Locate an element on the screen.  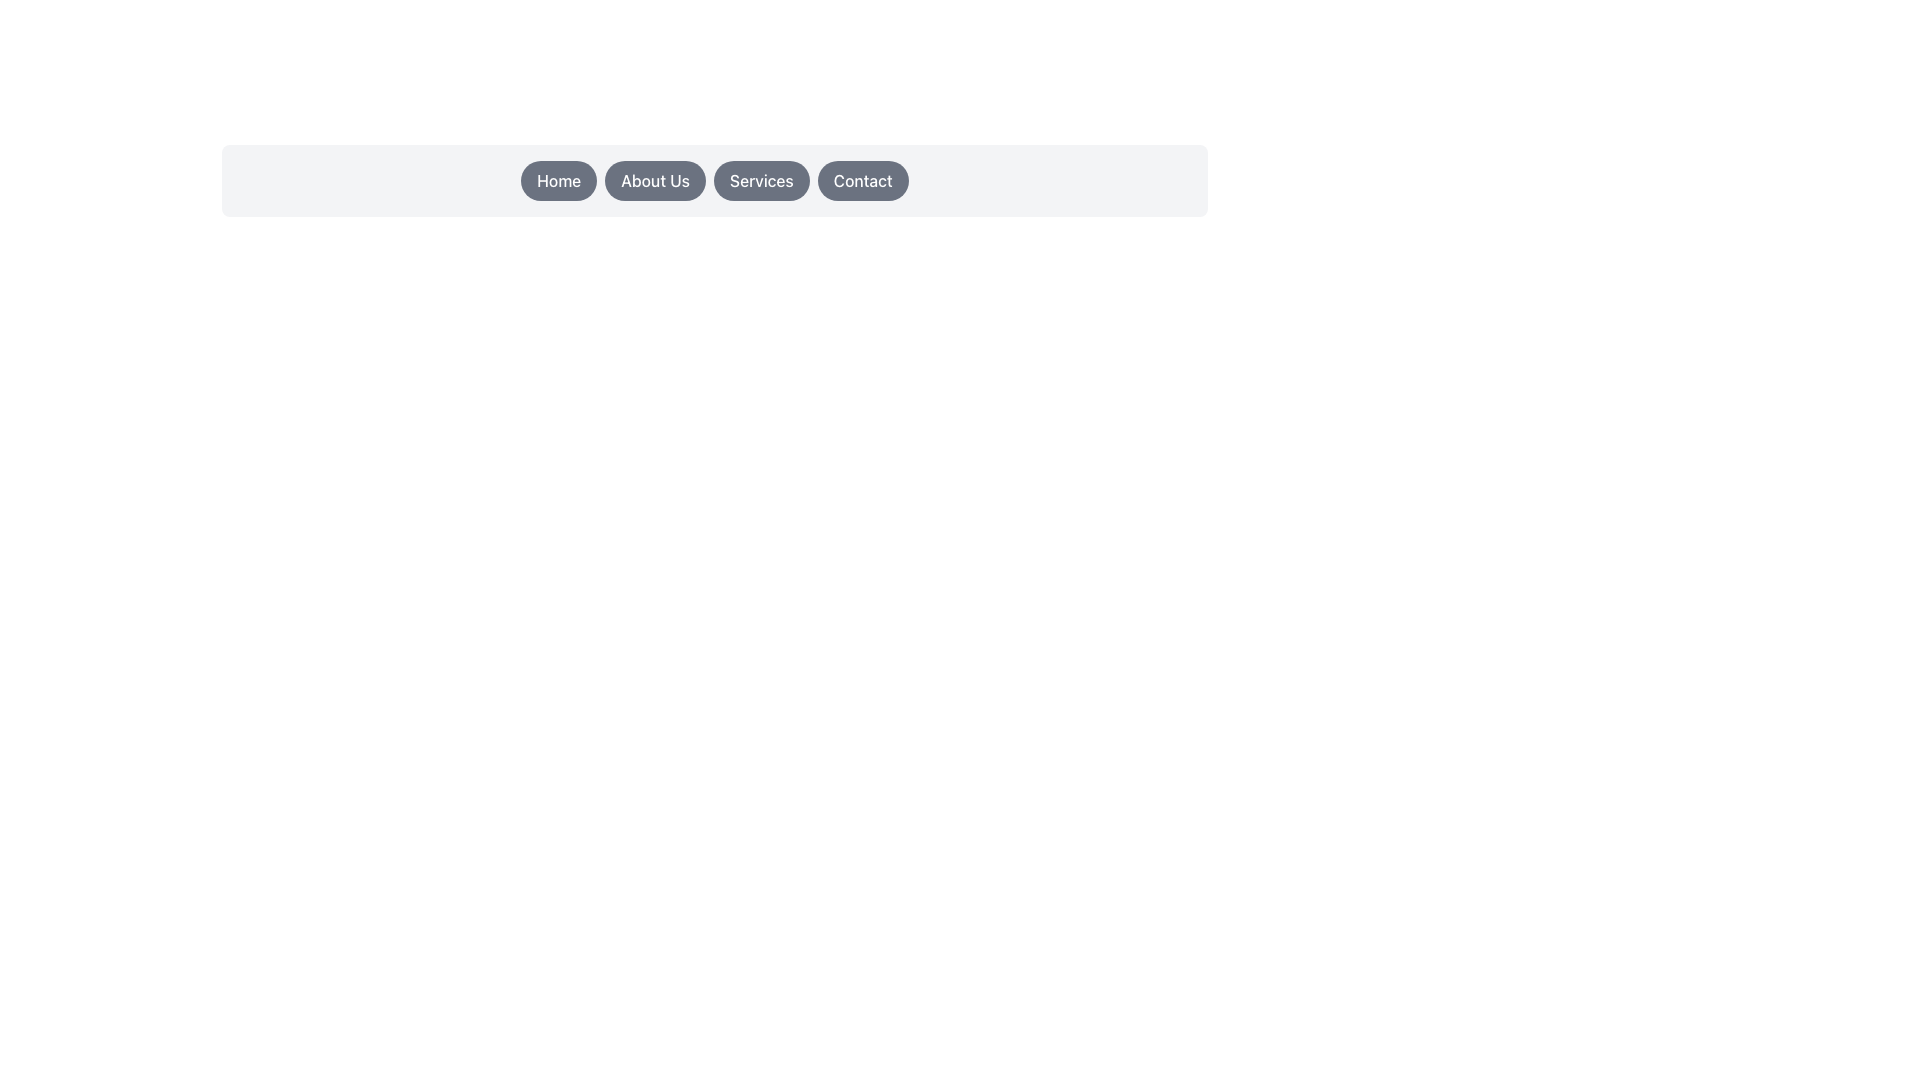
the 'About Us' button, which is a rounded button with a gray background and white text, positioned in the horizontal navigation menu between the 'Home' and 'Services' buttons is located at coordinates (655, 181).